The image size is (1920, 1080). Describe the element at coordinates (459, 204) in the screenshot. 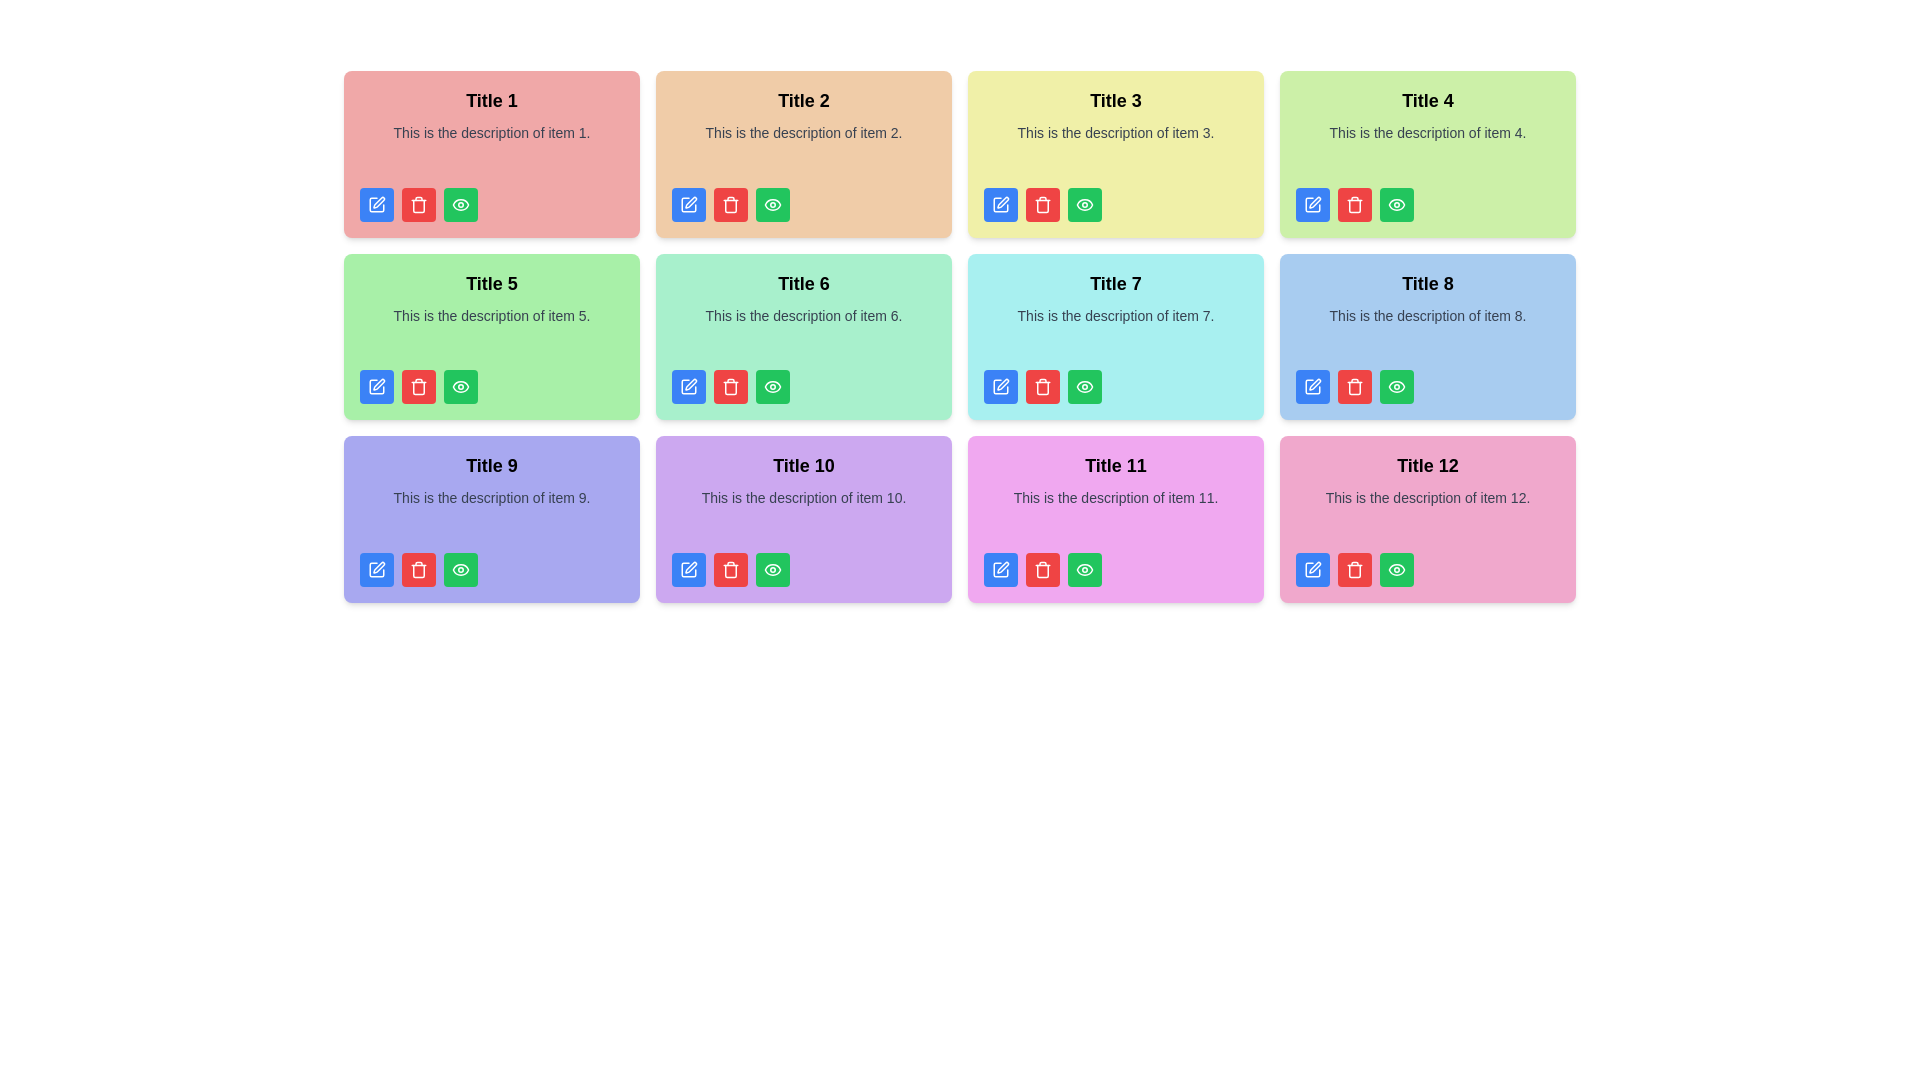

I see `the rightmost icon button located within the green button at the bottom right of the card titled 'Title 5'` at that location.